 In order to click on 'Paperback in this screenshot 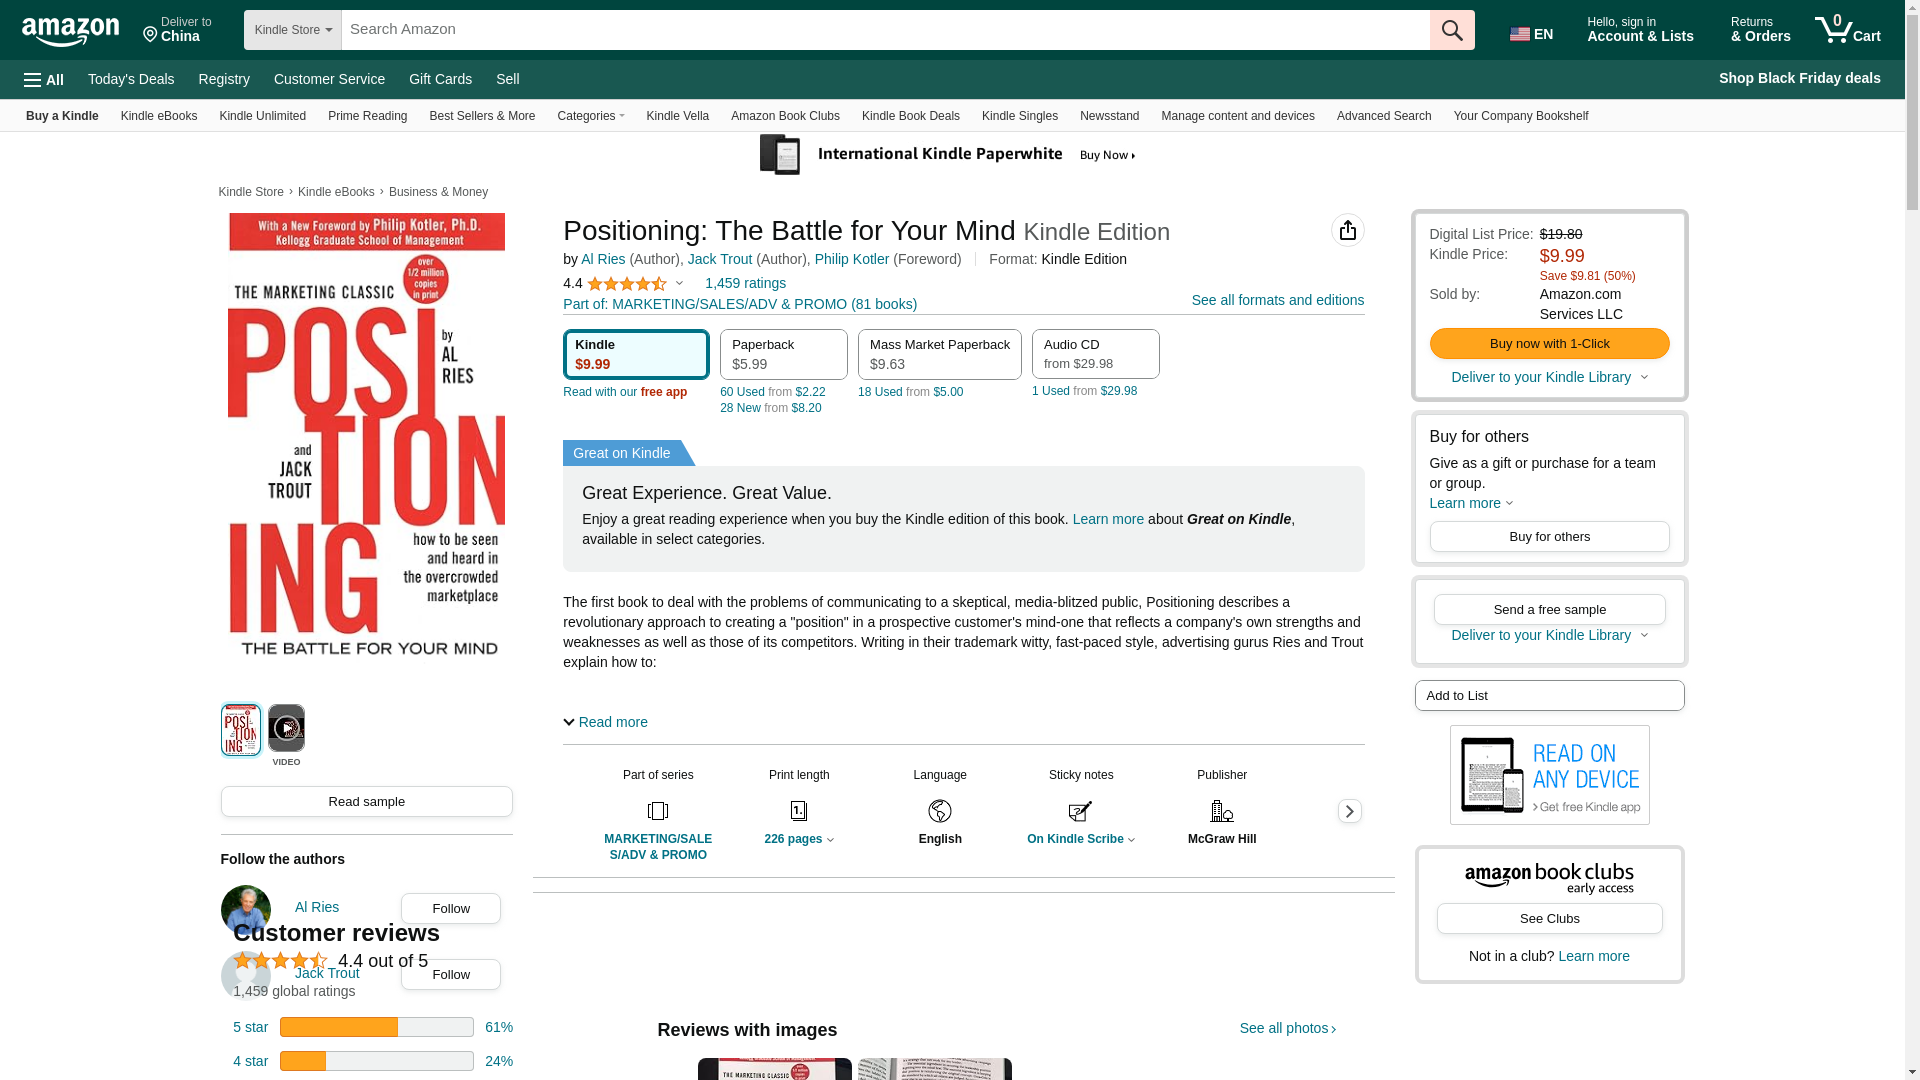, I will do `click(782, 353)`.